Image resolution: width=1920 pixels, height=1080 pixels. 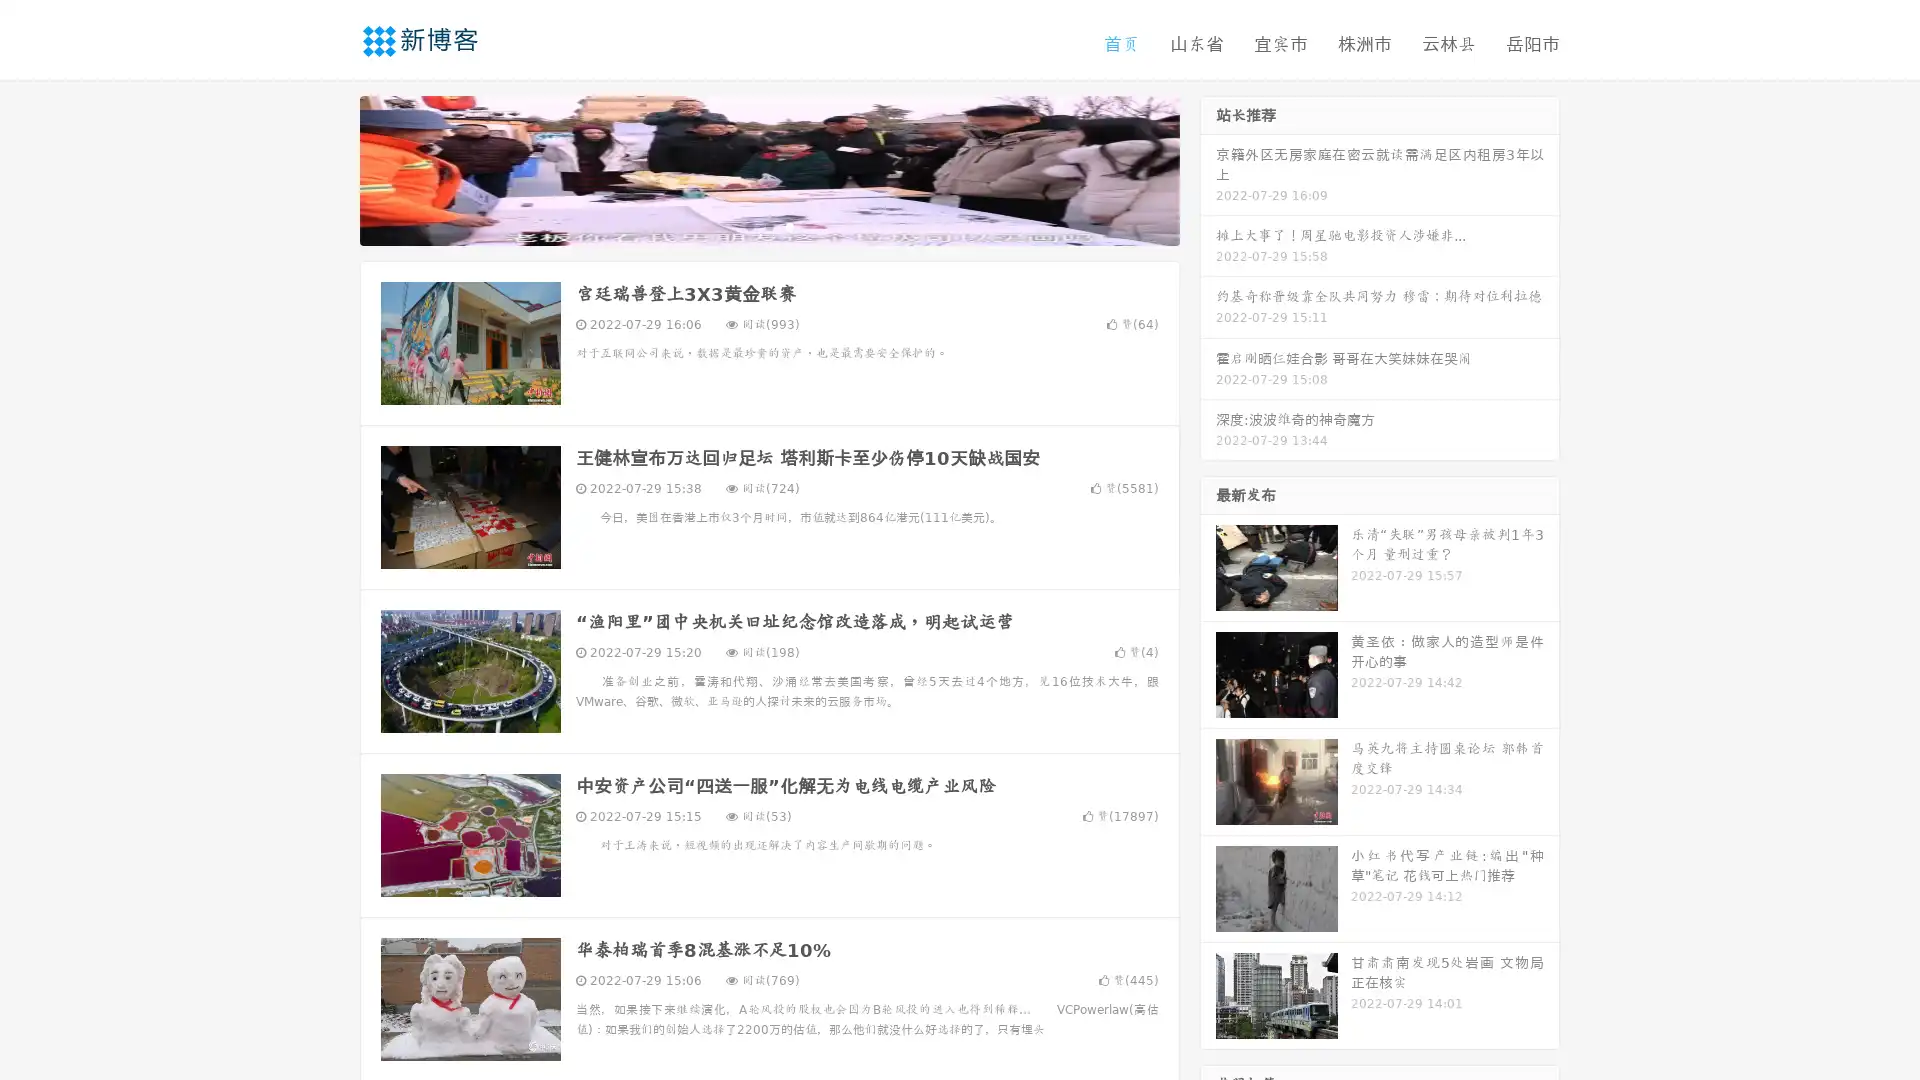 What do you see at coordinates (1208, 168) in the screenshot?
I see `Next slide` at bounding box center [1208, 168].